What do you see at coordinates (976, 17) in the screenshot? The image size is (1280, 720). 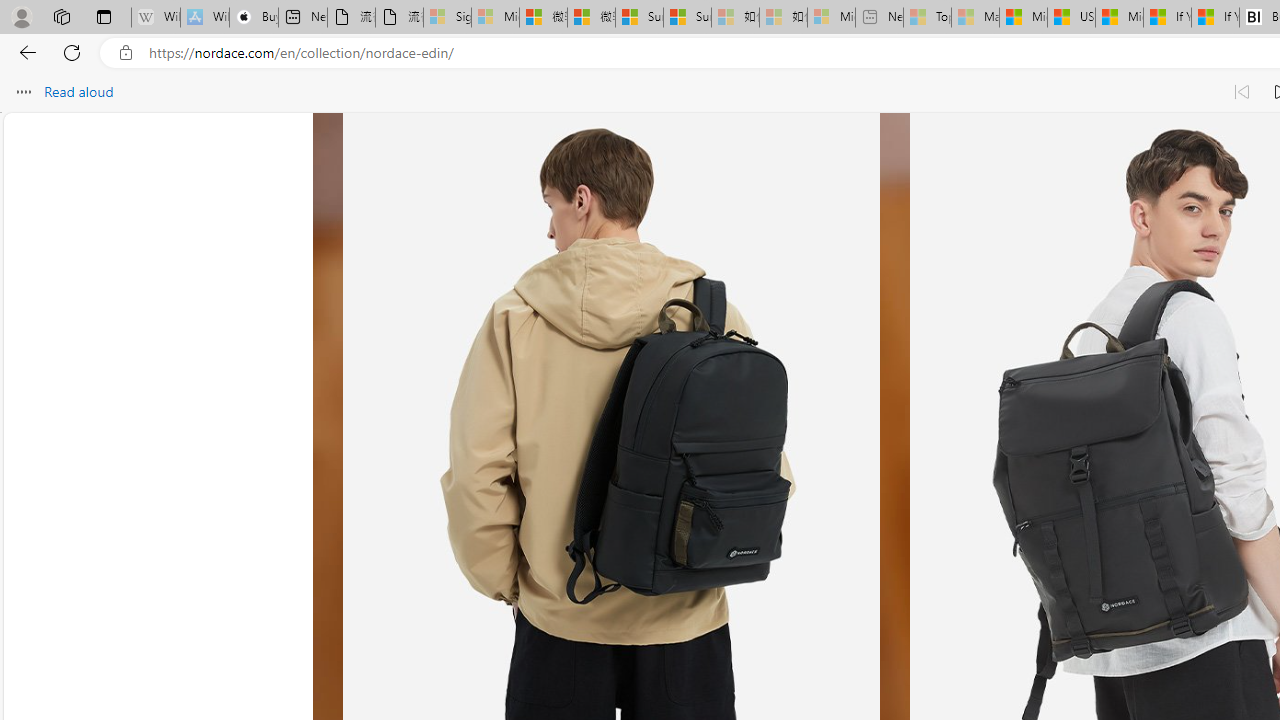 I see `'Marine life - MSN - Sleeping'` at bounding box center [976, 17].